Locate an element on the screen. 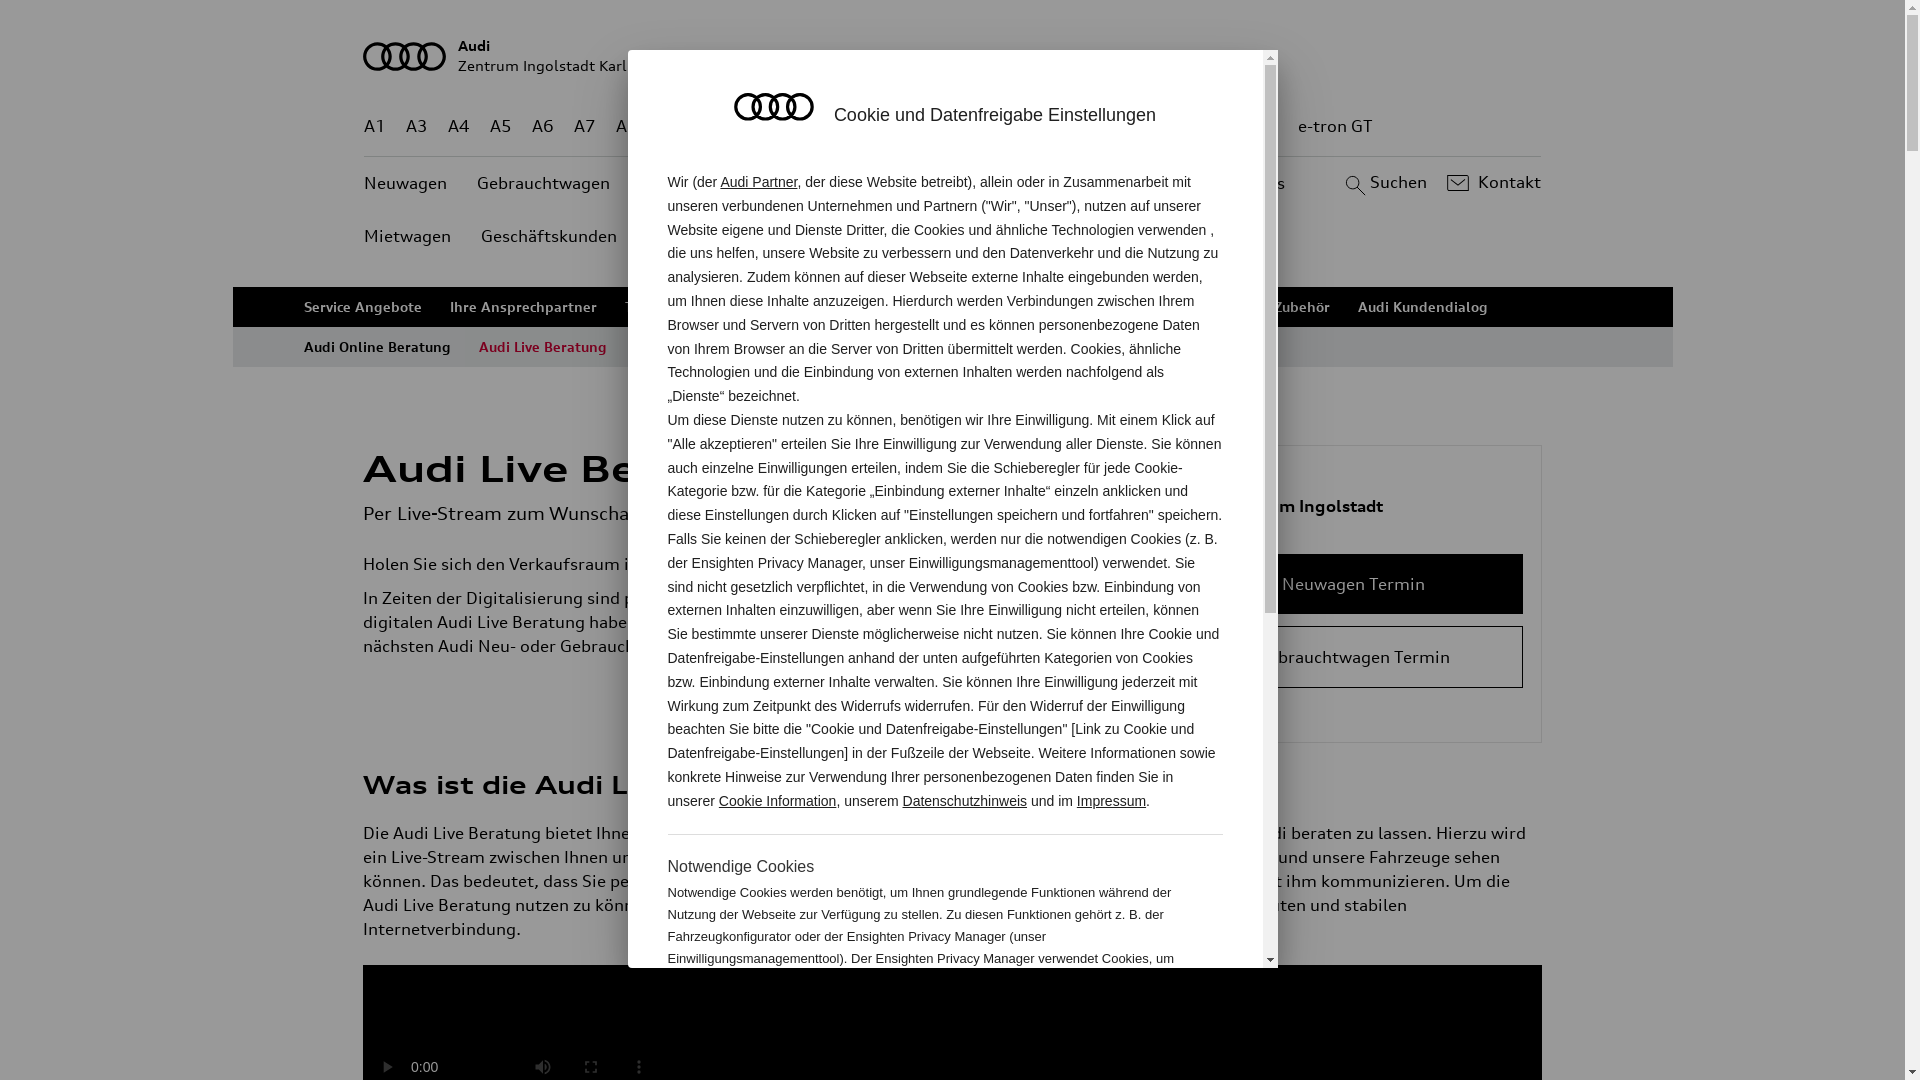  'Ihre Ansprechpartner' is located at coordinates (523, 307).